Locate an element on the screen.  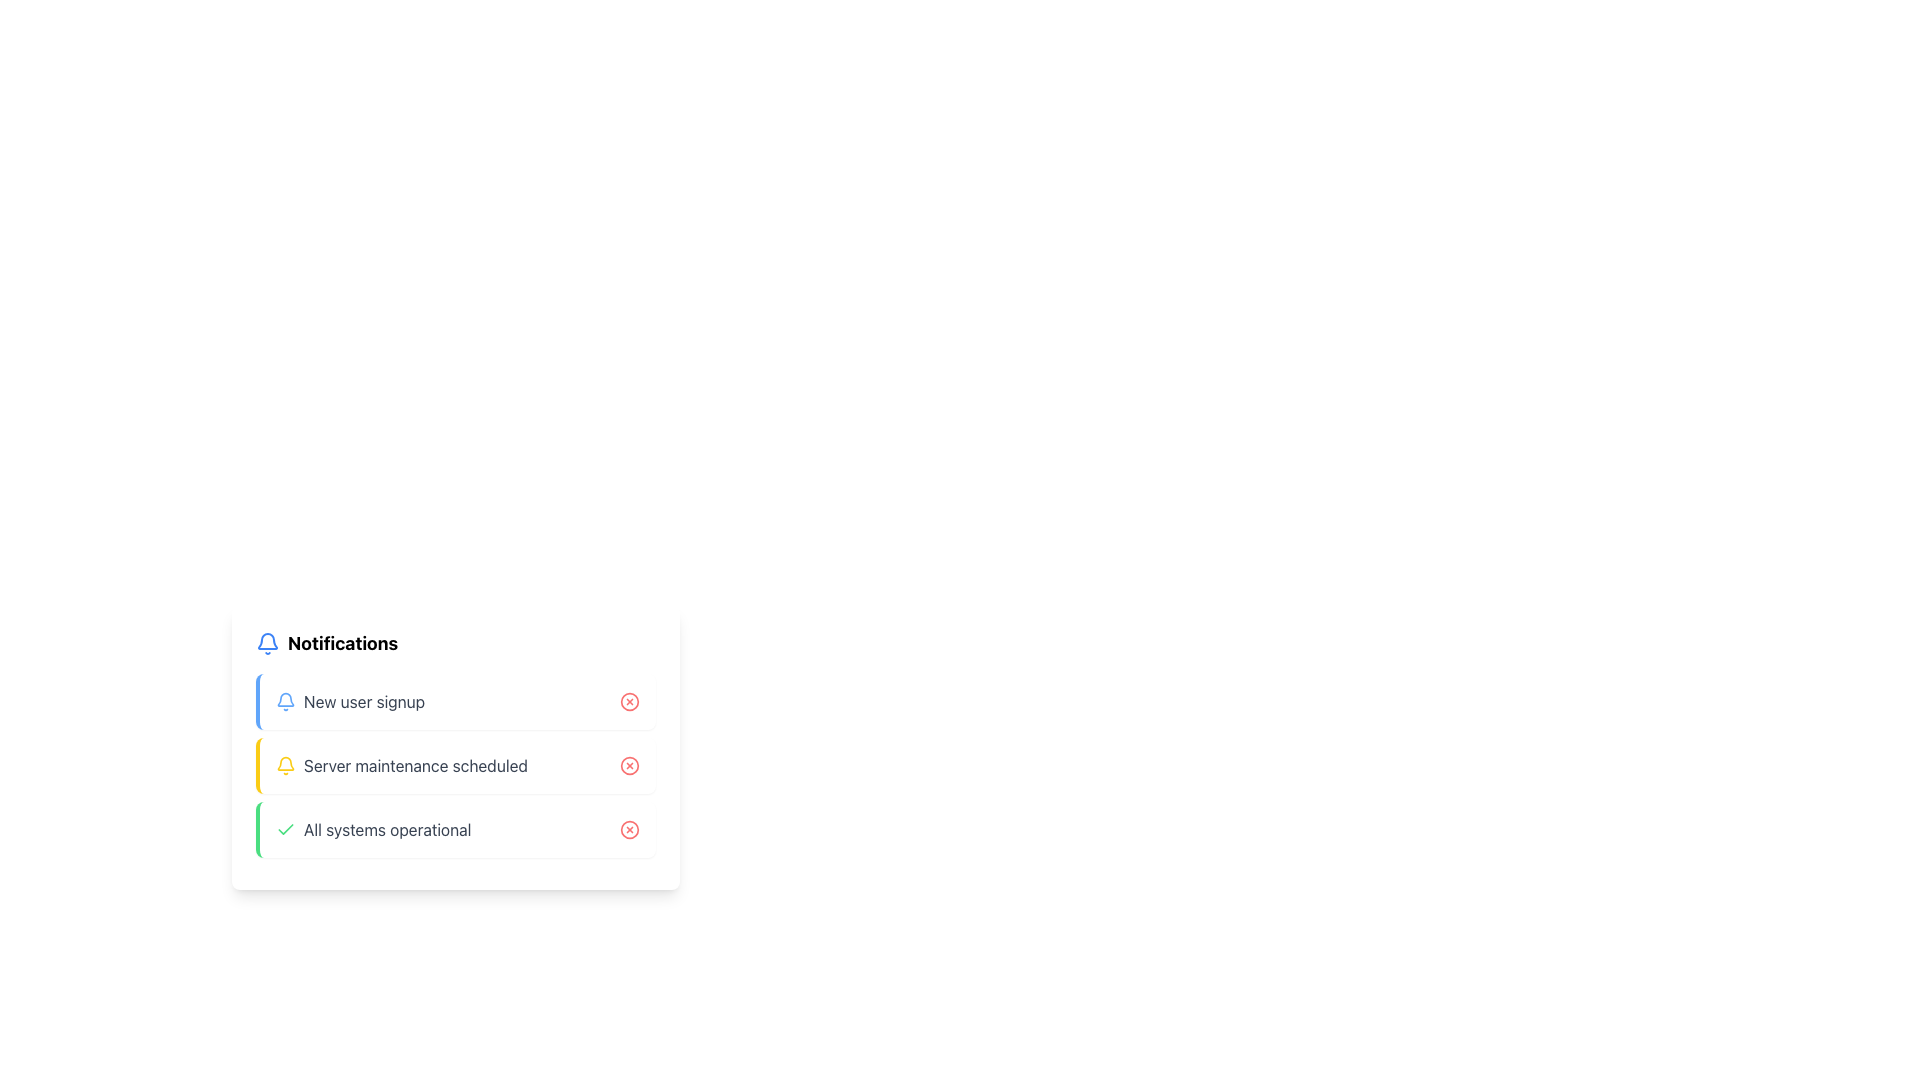
the static text label that conveys the operational status of the system, located in the third row of the notification list, alongside a green checkmark icon is located at coordinates (387, 829).